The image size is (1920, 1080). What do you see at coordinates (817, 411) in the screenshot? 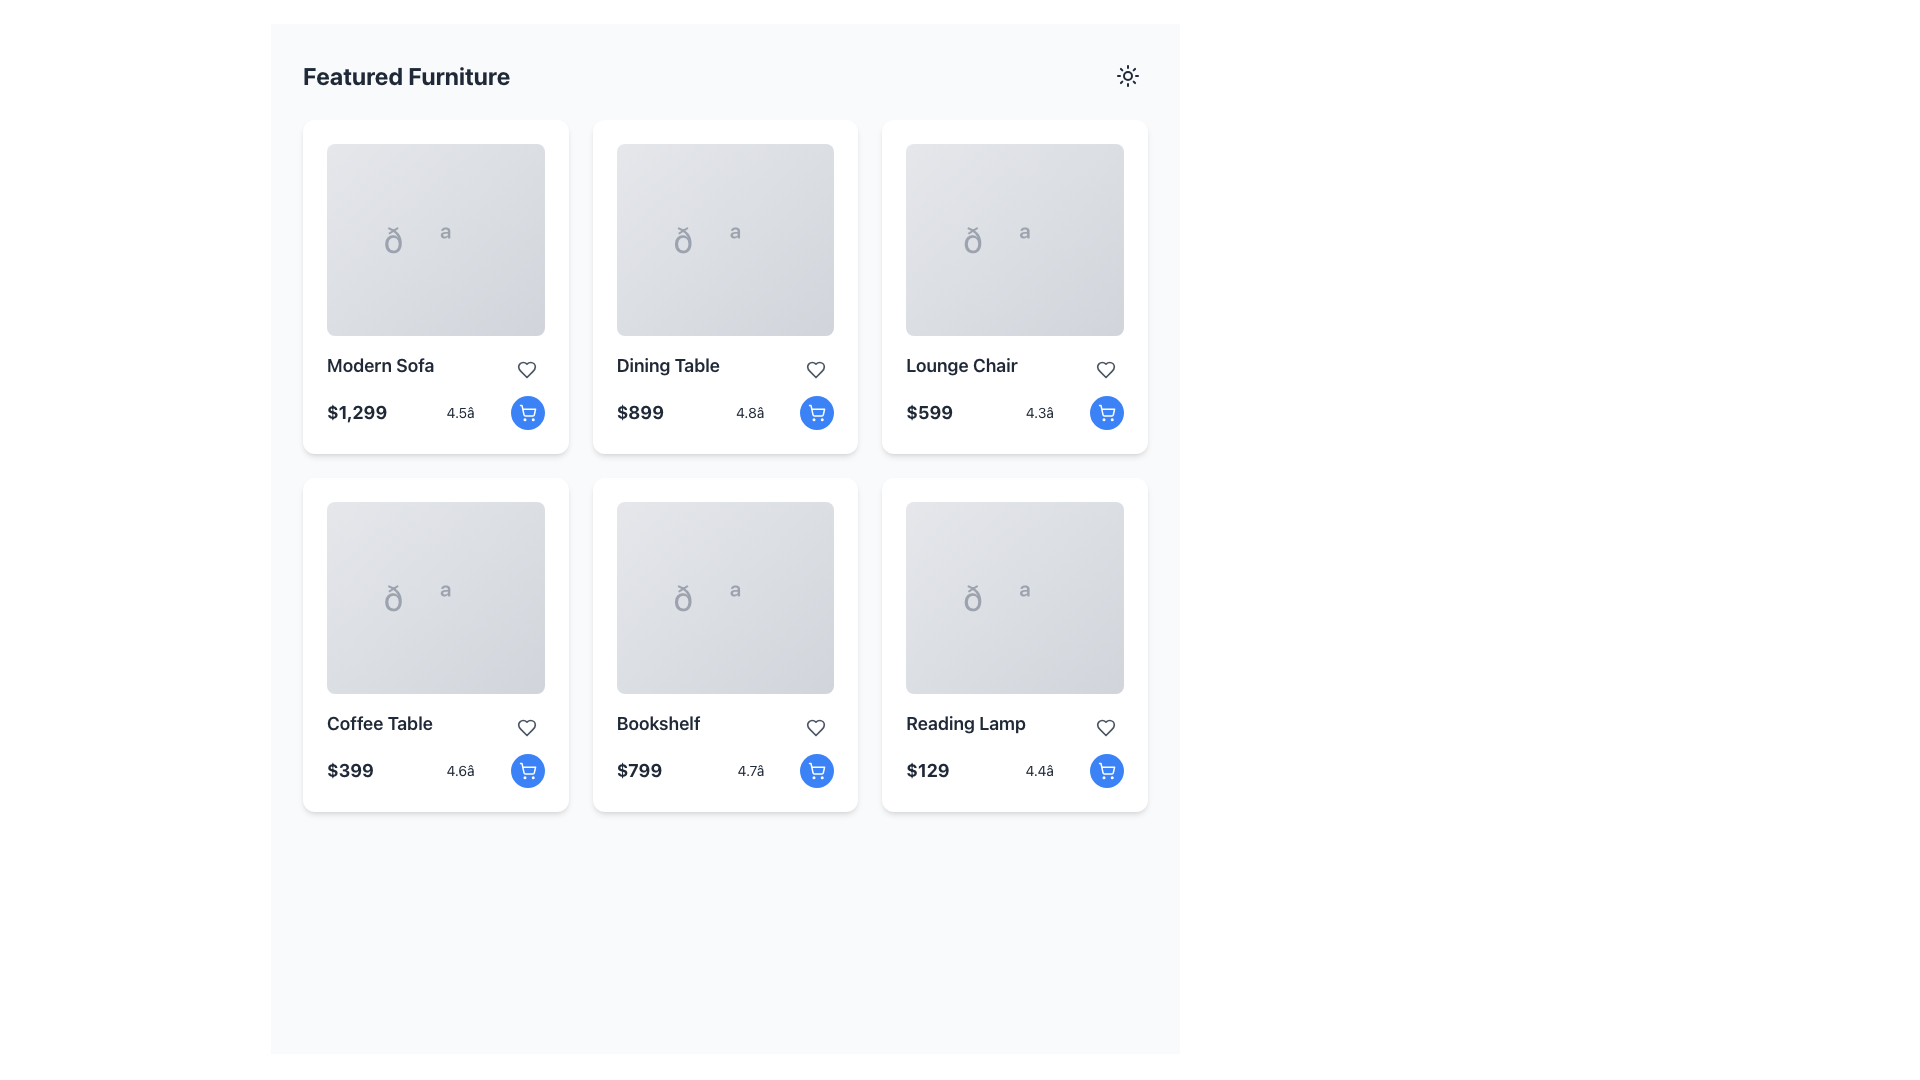
I see `the shopping cart icon button in the bottom right corner of the 'Dining Table' item card` at bounding box center [817, 411].